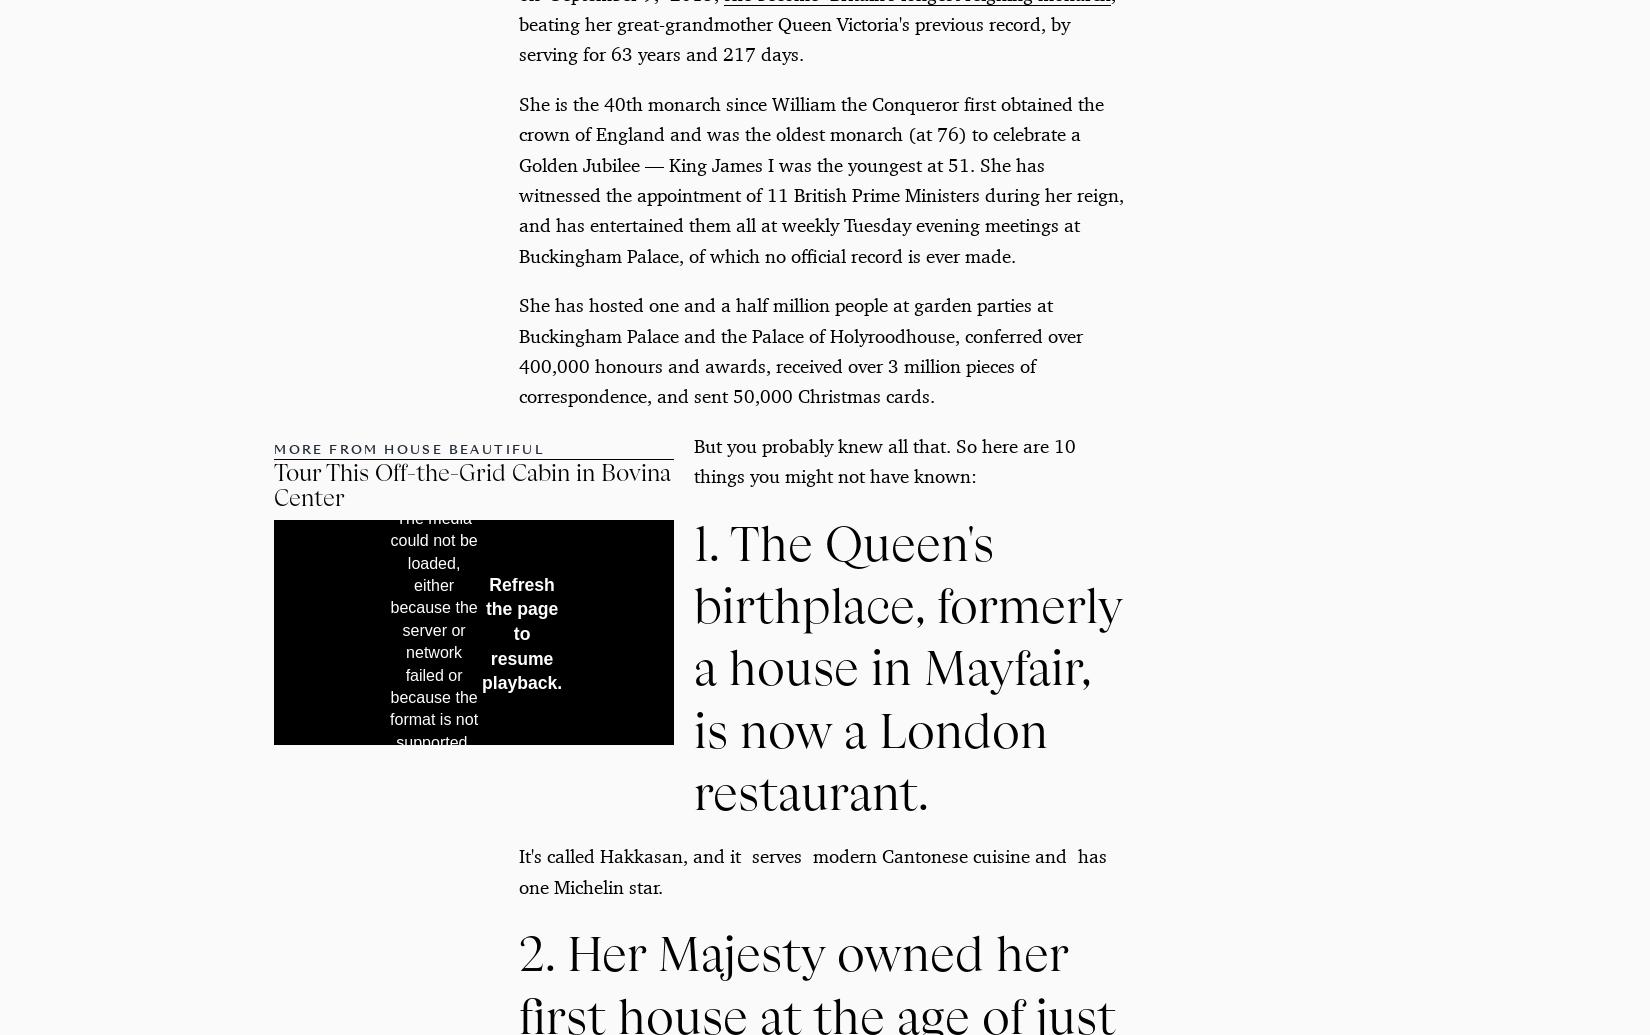  I want to click on 'Community Guidelines', so click(620, 816).